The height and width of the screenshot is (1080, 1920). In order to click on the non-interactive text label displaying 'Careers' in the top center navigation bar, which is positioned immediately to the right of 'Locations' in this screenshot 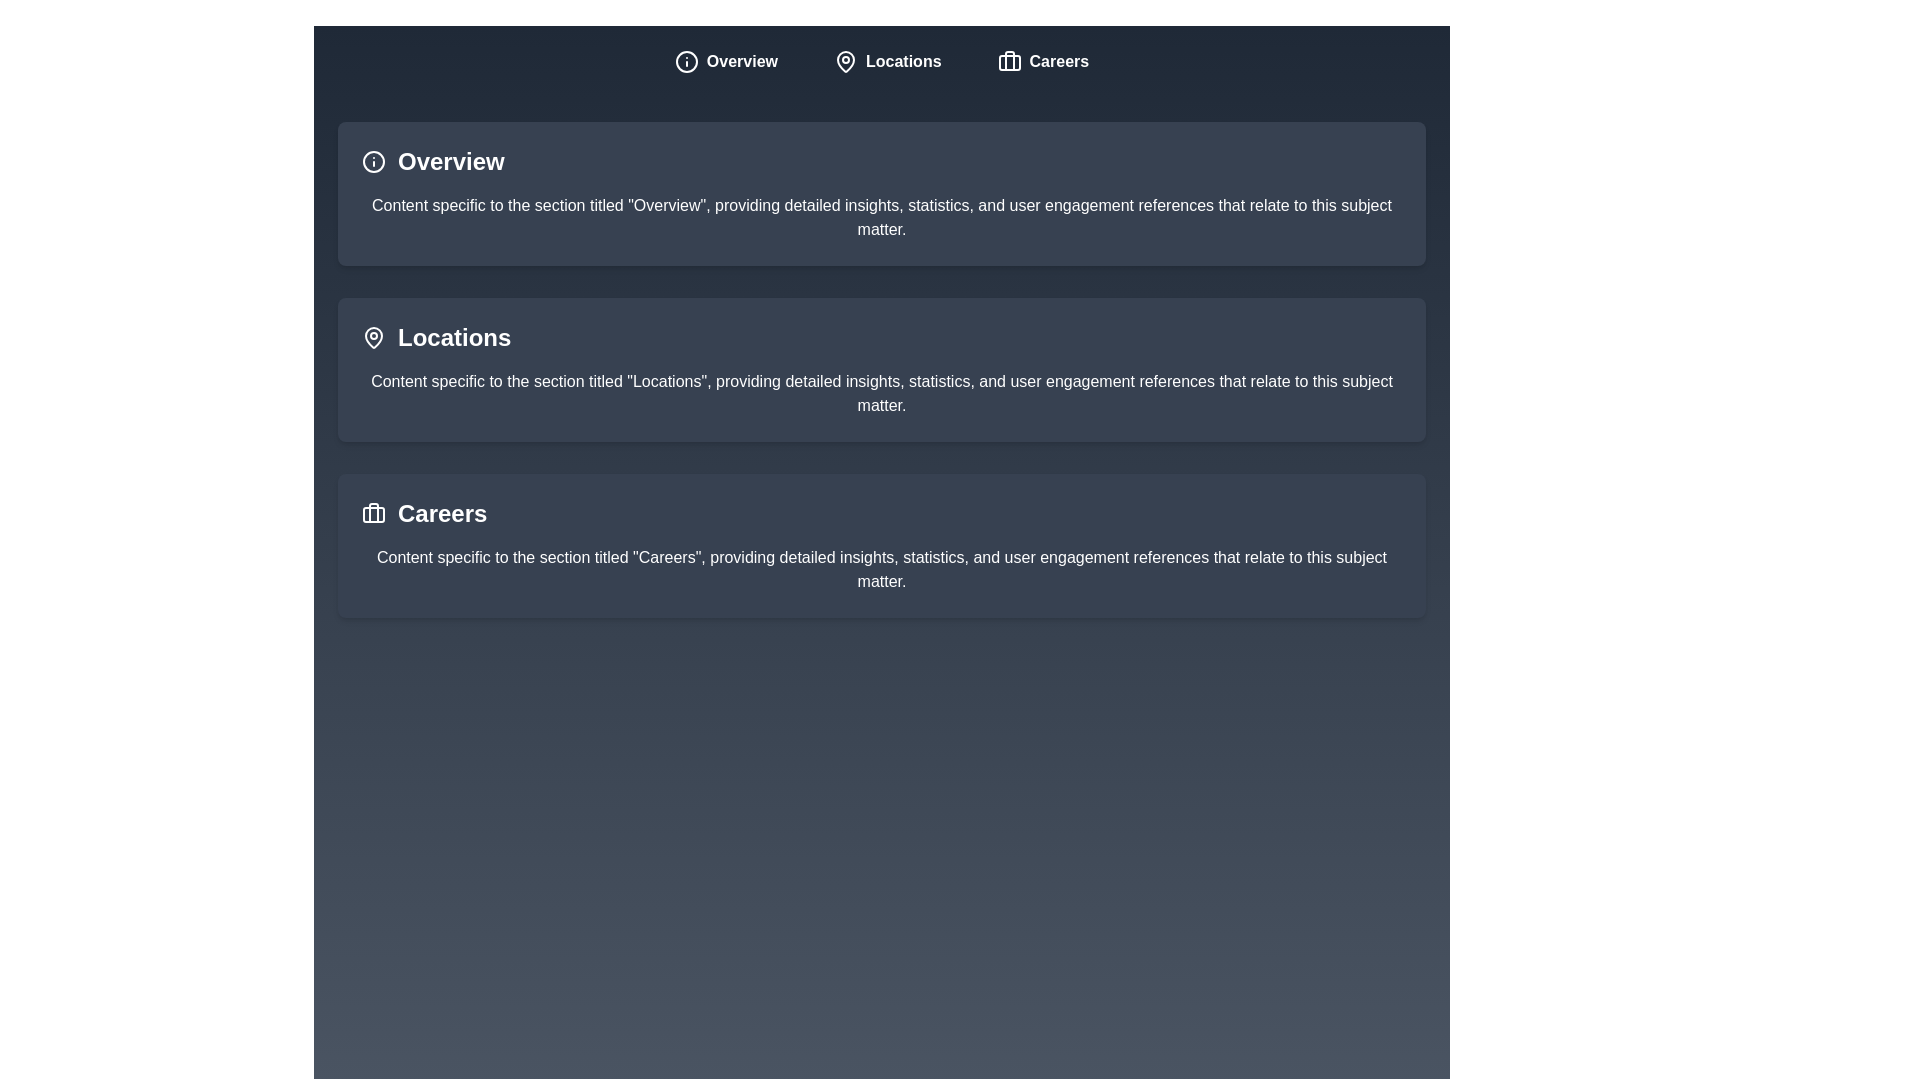, I will do `click(1058, 60)`.